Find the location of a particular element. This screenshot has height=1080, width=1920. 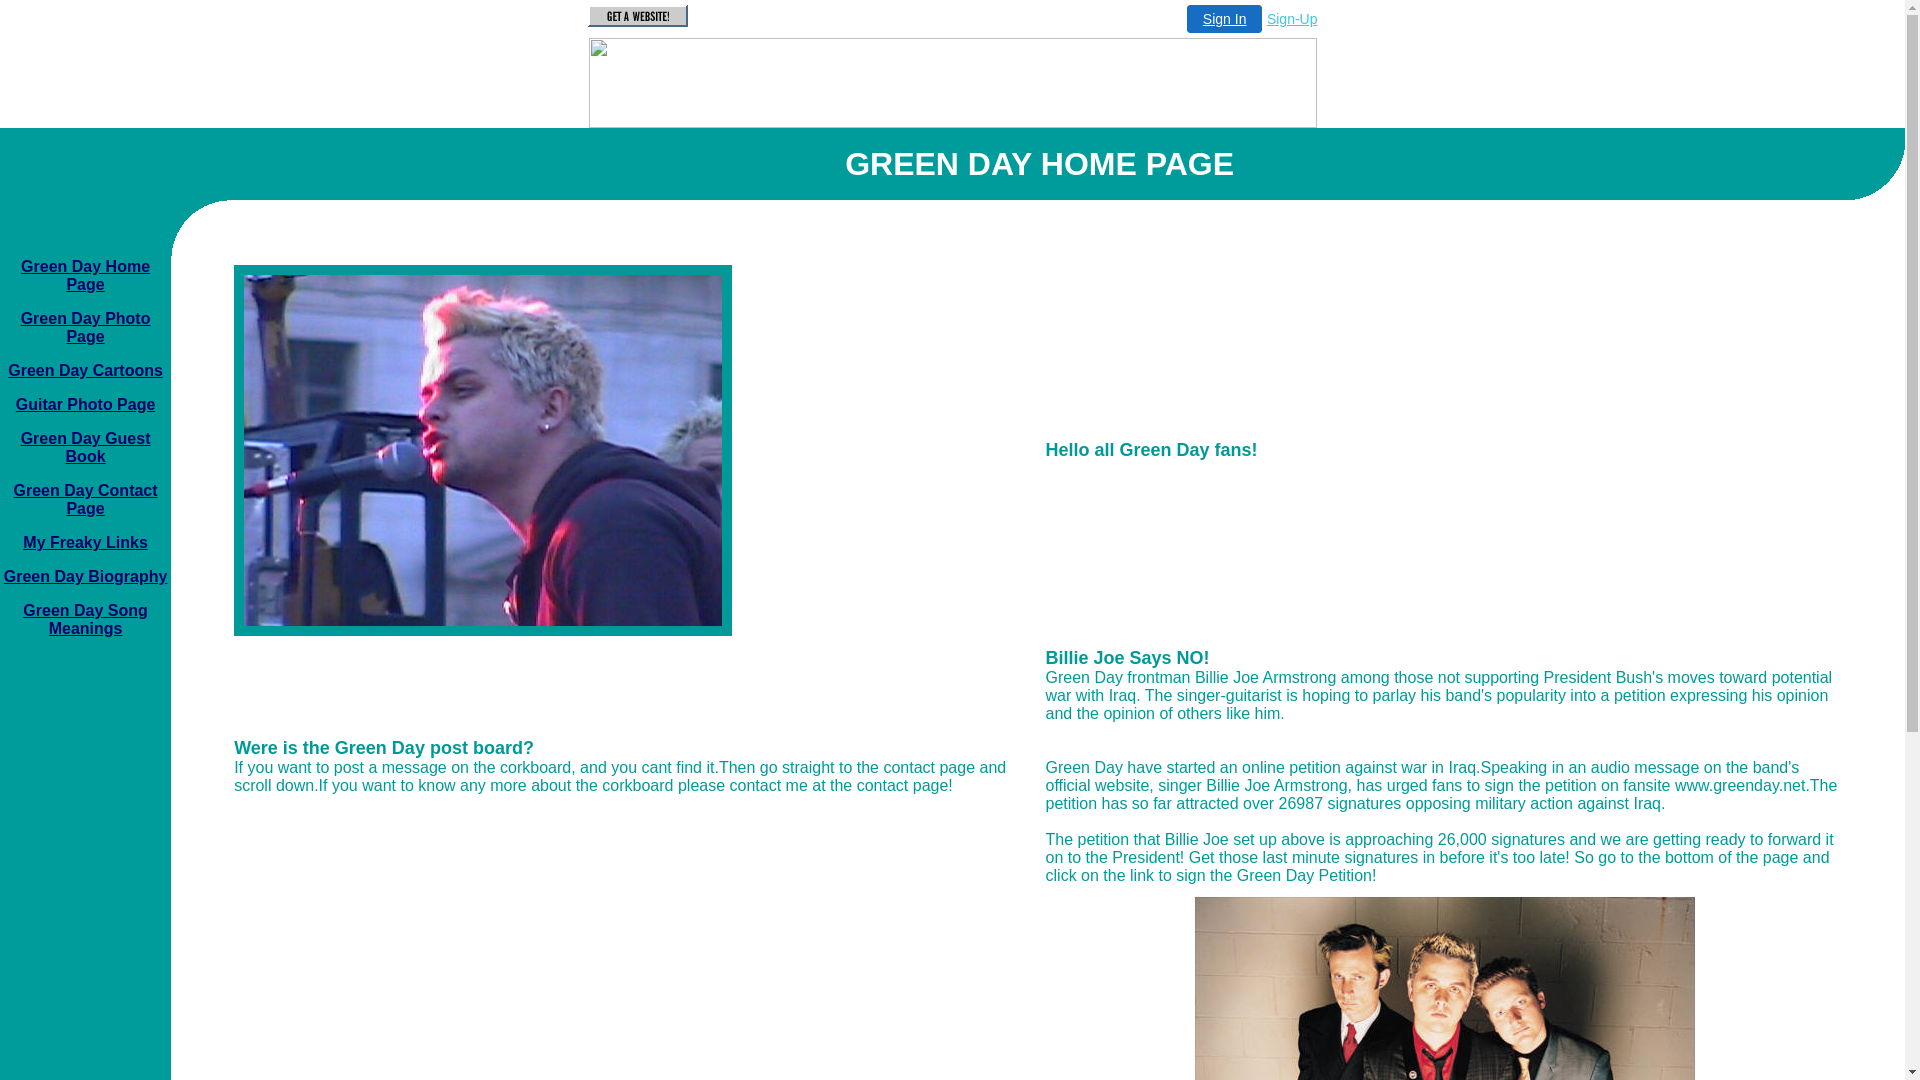

'Sign In' is located at coordinates (1223, 19).